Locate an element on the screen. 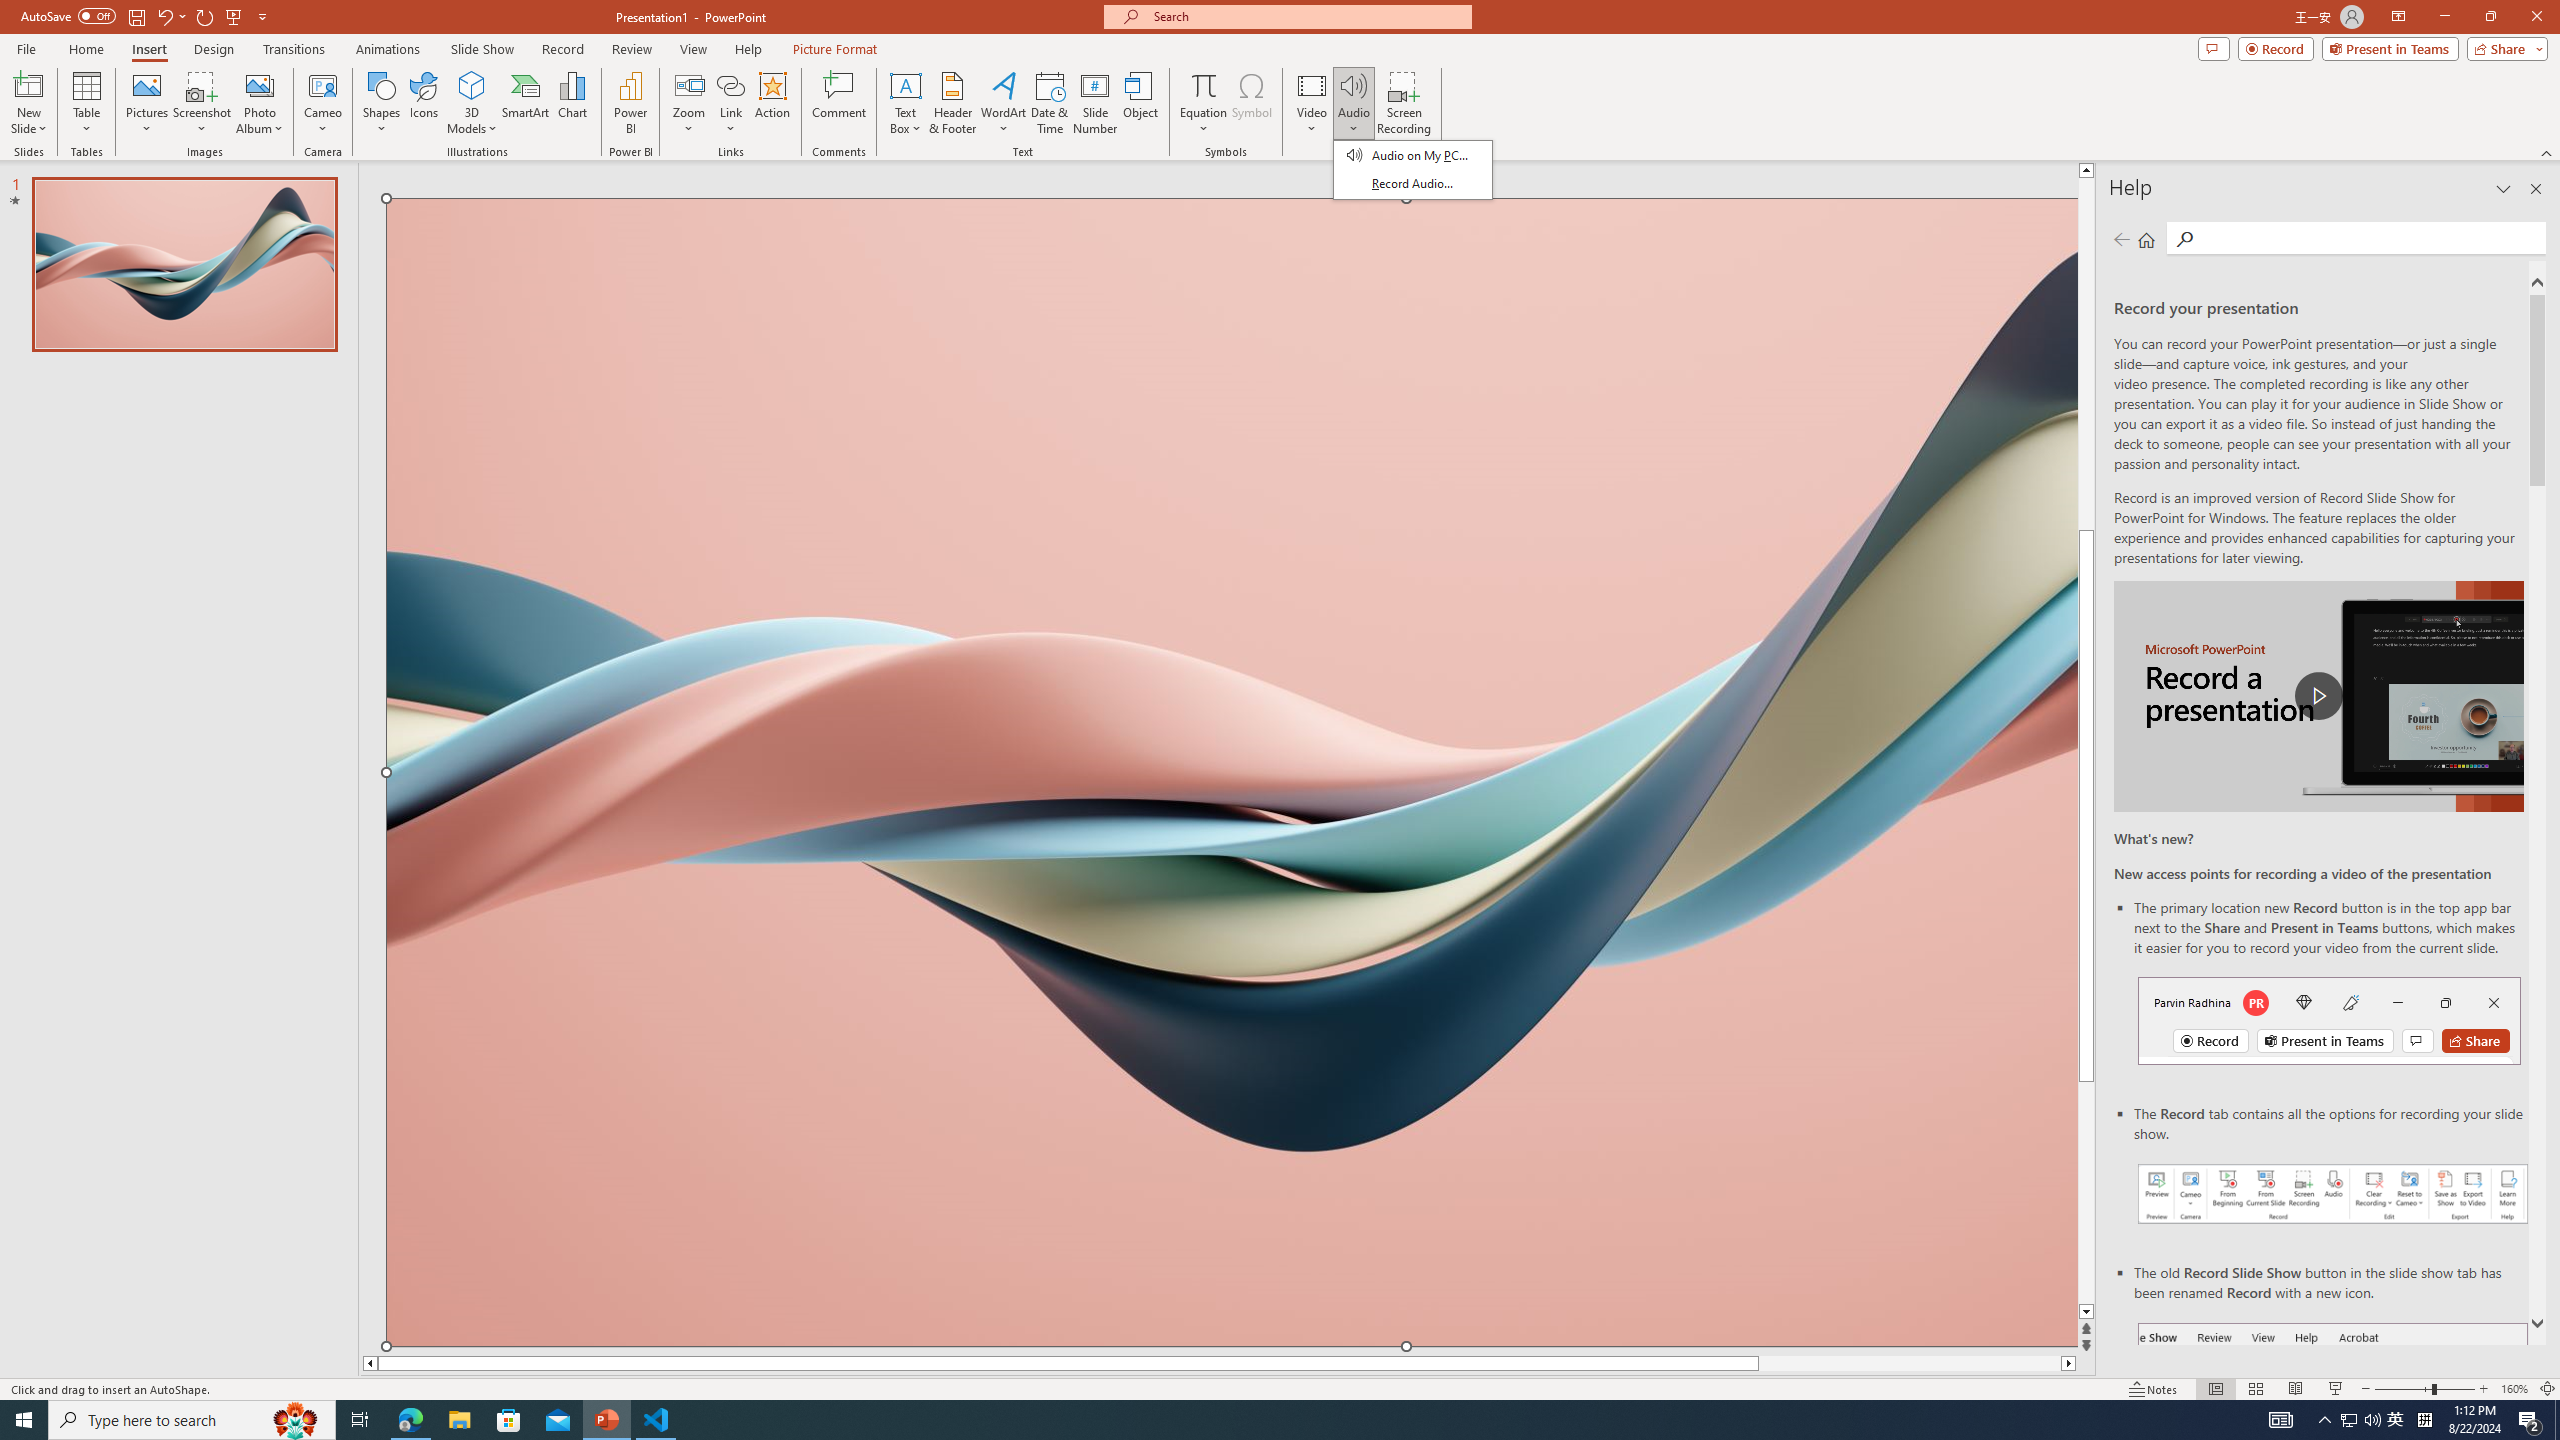 The image size is (2560, 1440). 'Video' is located at coordinates (1312, 103).